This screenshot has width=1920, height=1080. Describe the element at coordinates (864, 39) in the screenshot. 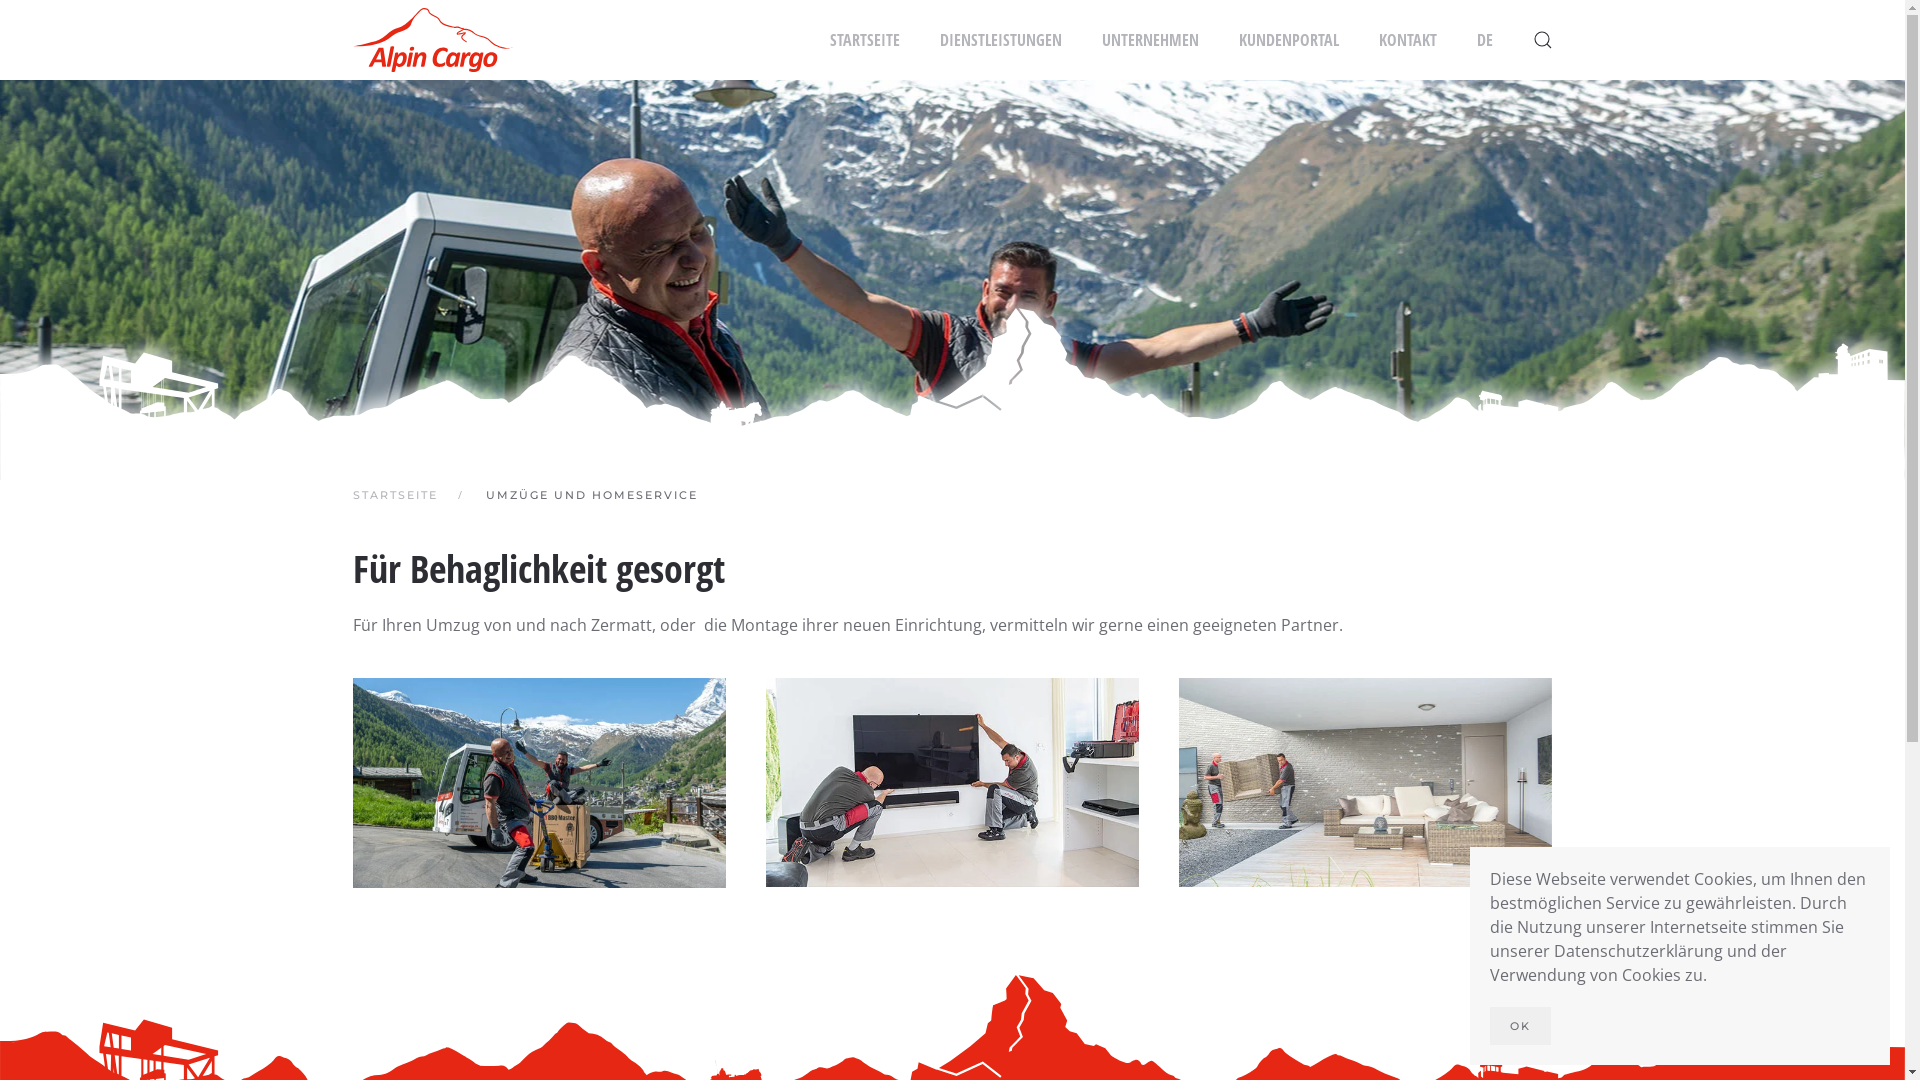

I see `'STARTSEITE'` at that location.